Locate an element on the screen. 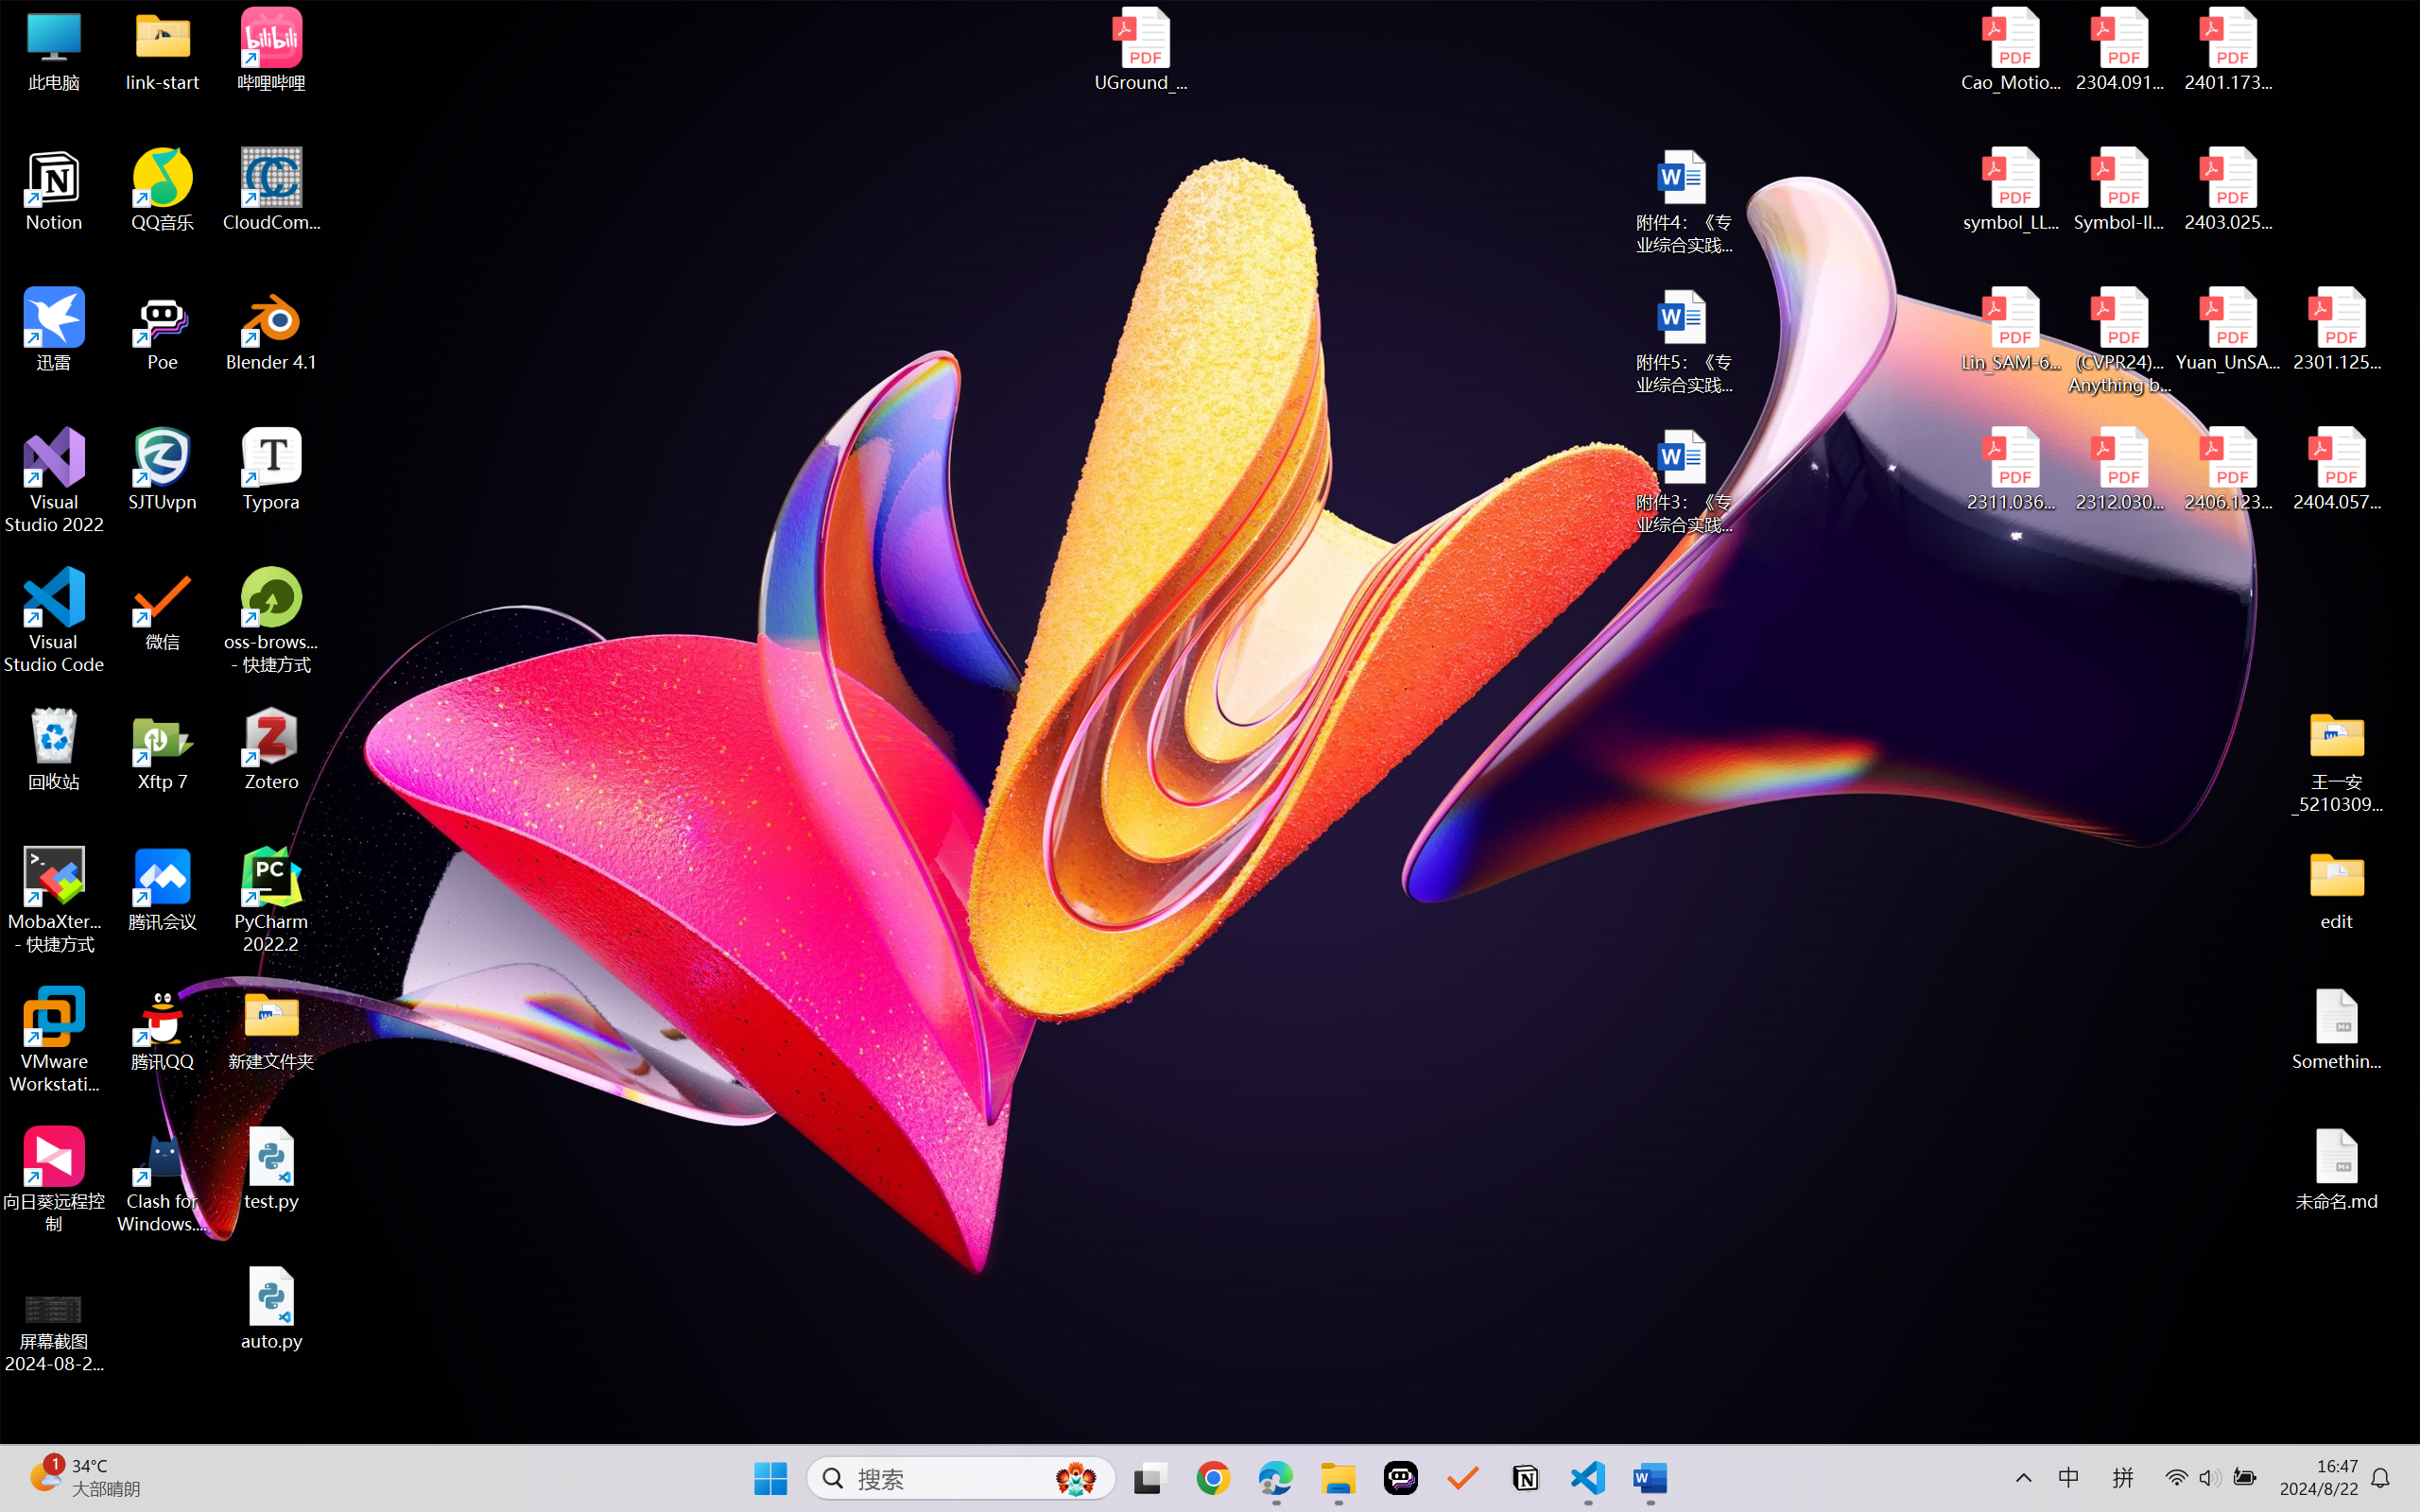  '2403.02502v1.pdf' is located at coordinates (2226, 190).